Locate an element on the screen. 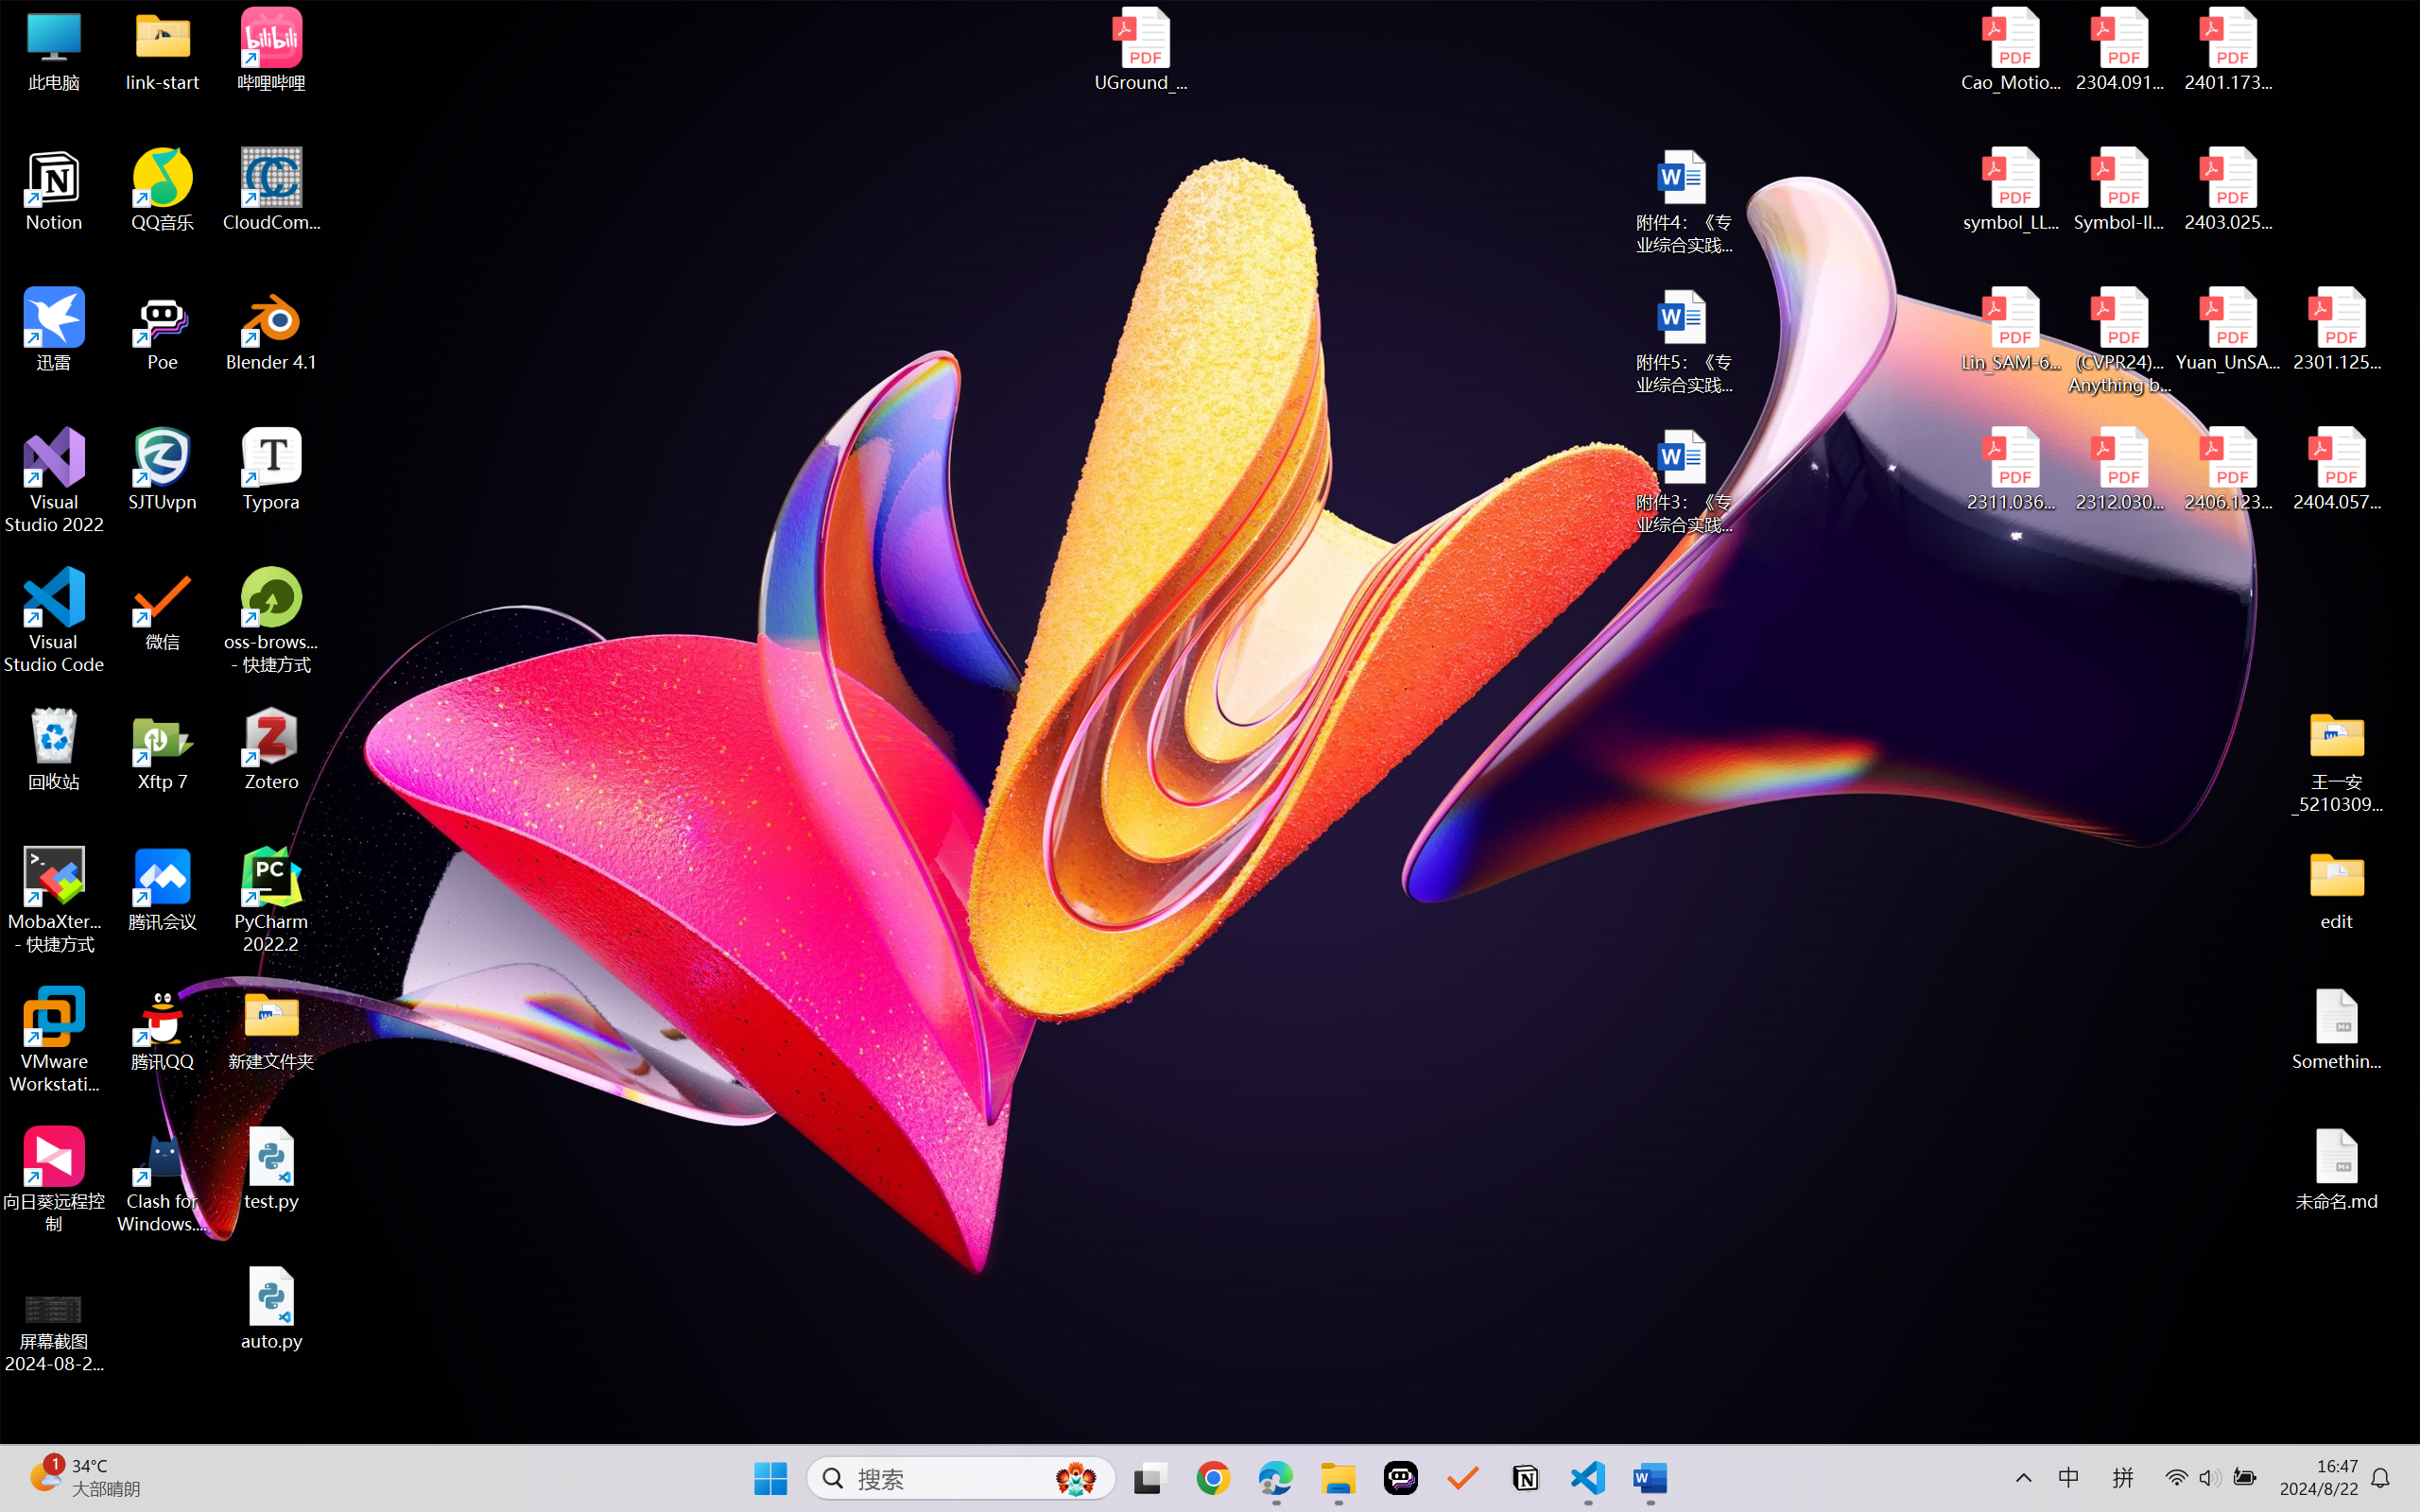  '2403.02502v1.pdf' is located at coordinates (2226, 190).